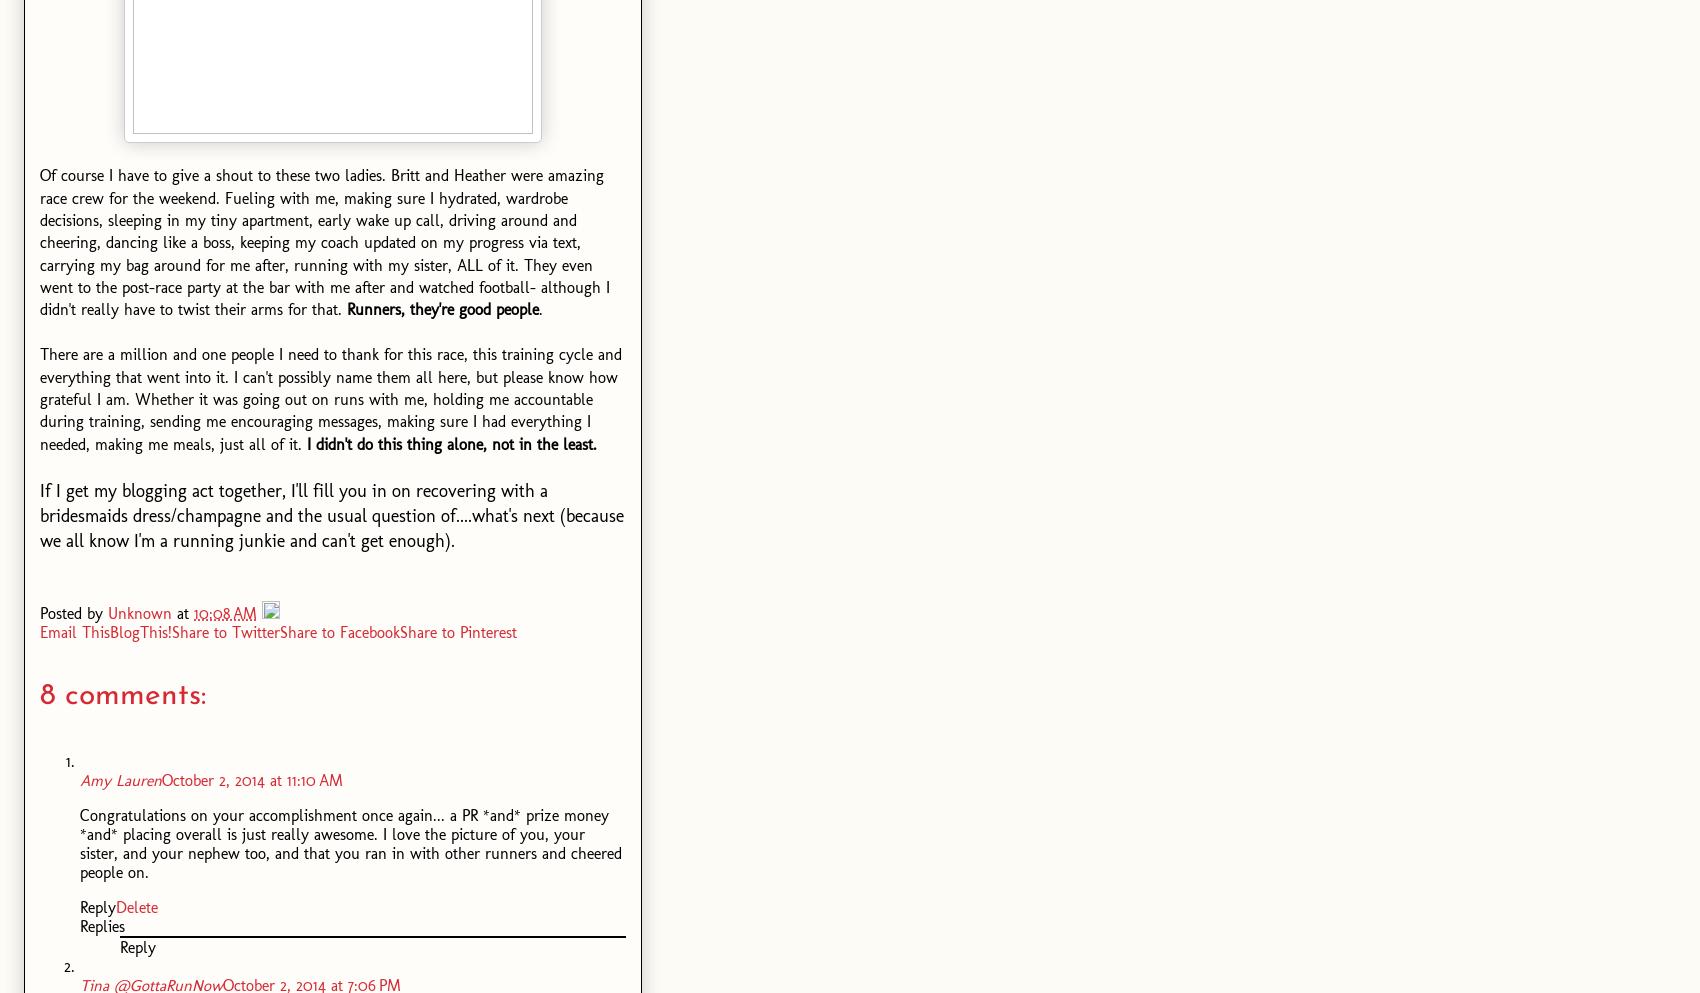 This screenshot has height=993, width=1700. I want to click on 'Share to Pinterest', so click(458, 630).